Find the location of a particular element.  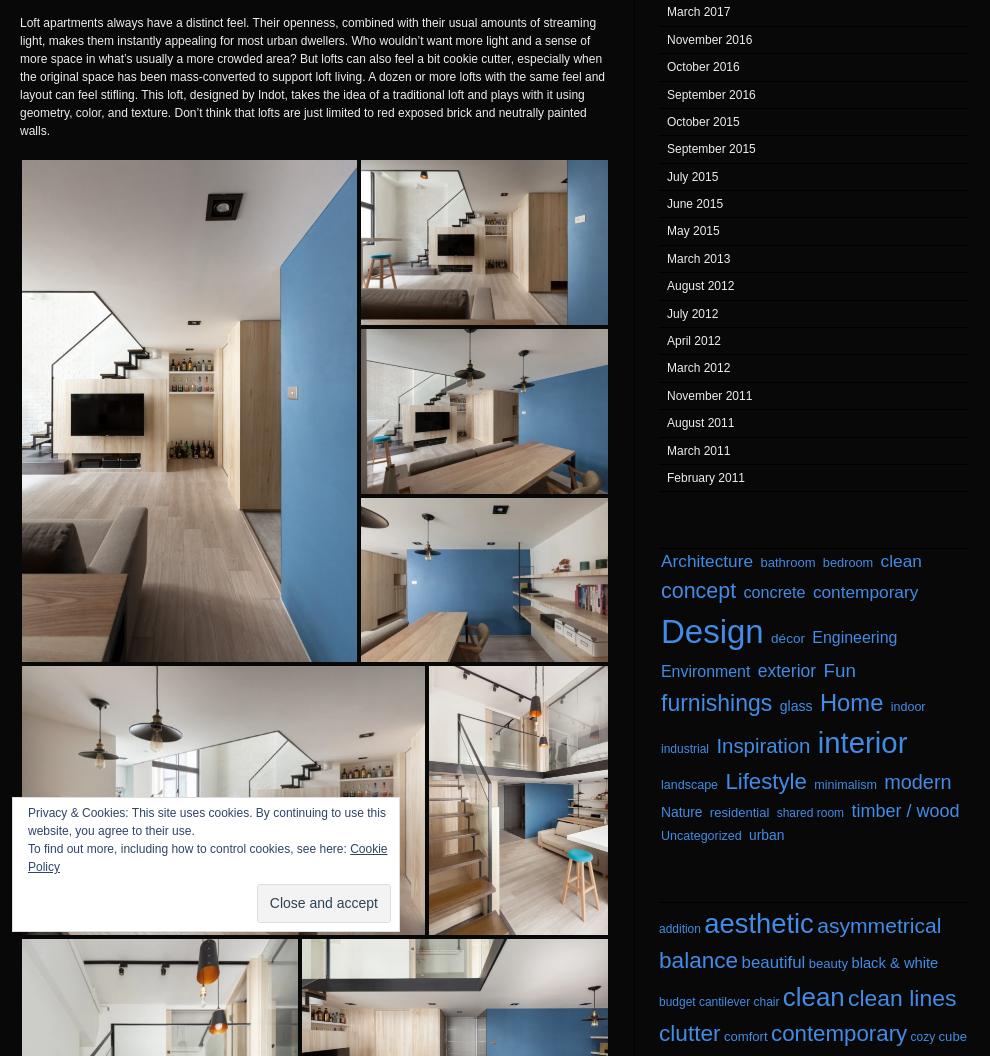

'glass' is located at coordinates (794, 706).